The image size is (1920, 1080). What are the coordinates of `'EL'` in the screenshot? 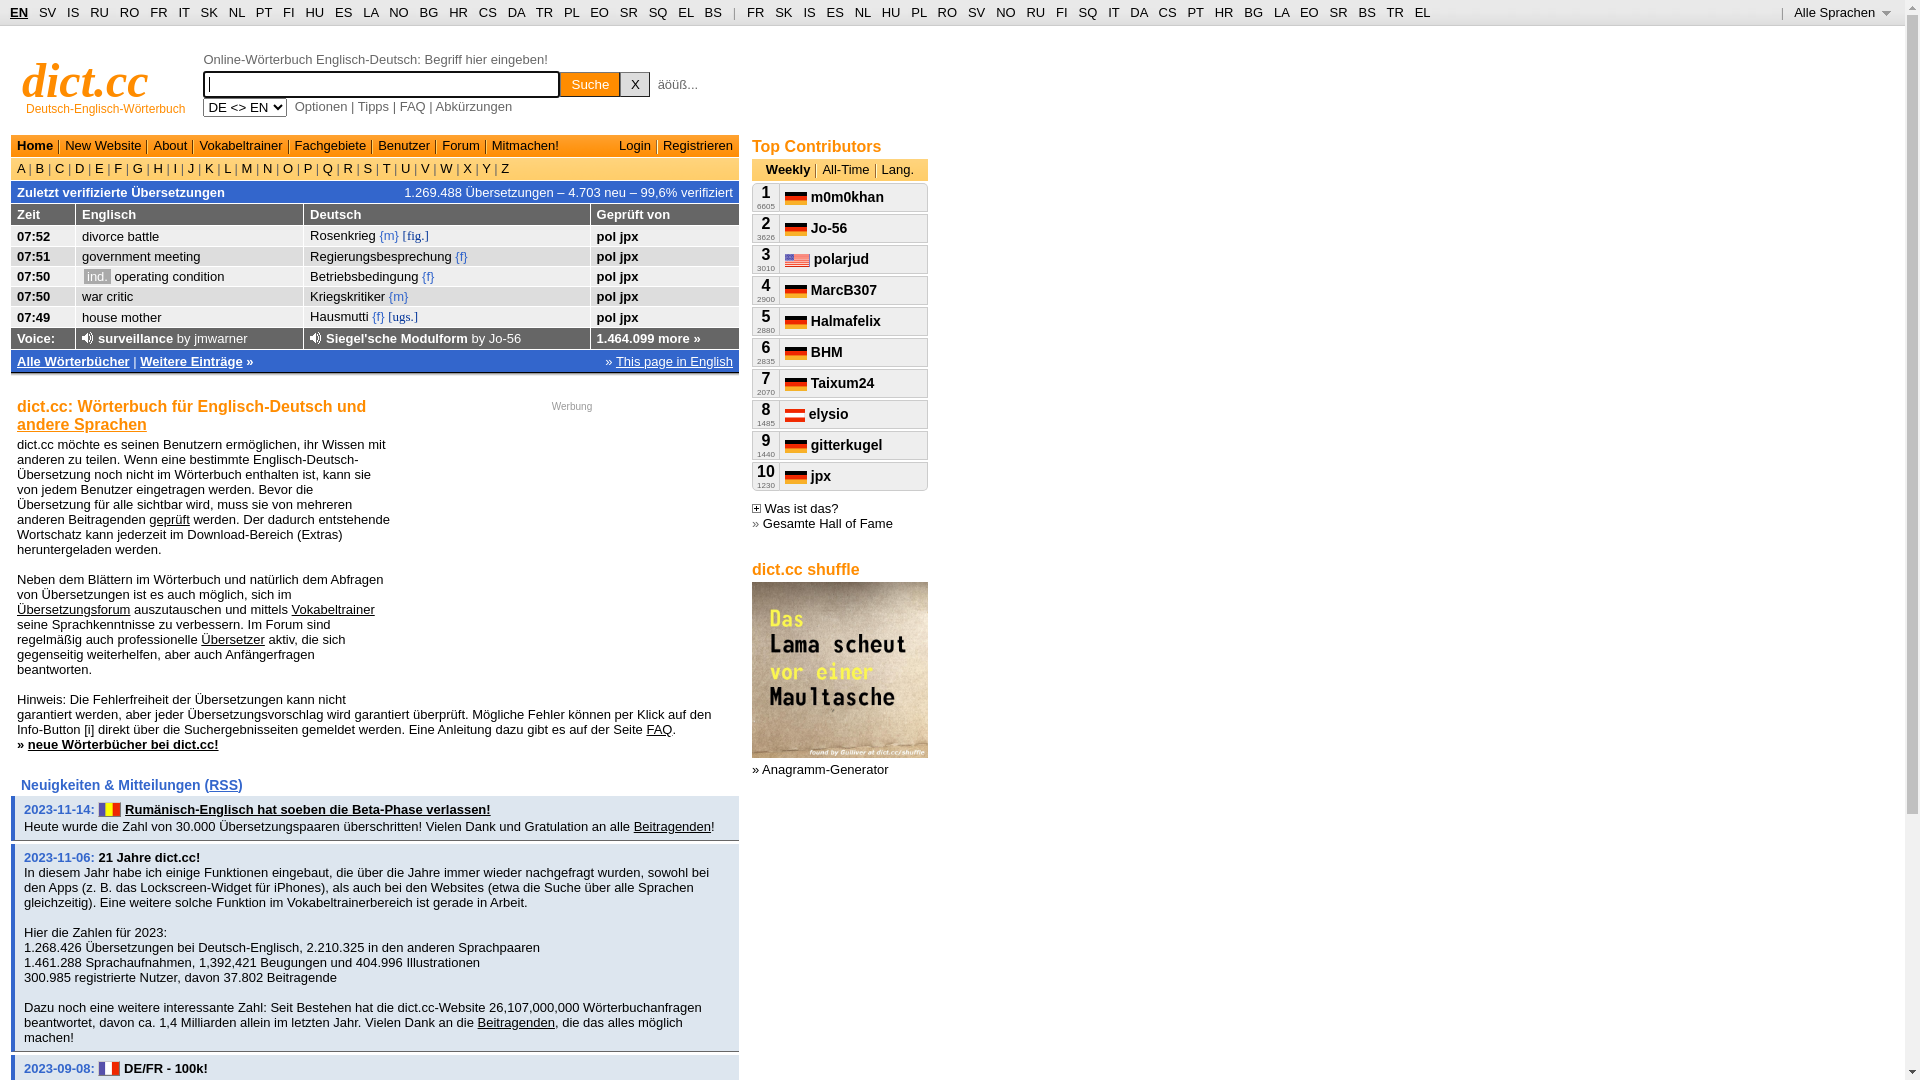 It's located at (1414, 12).